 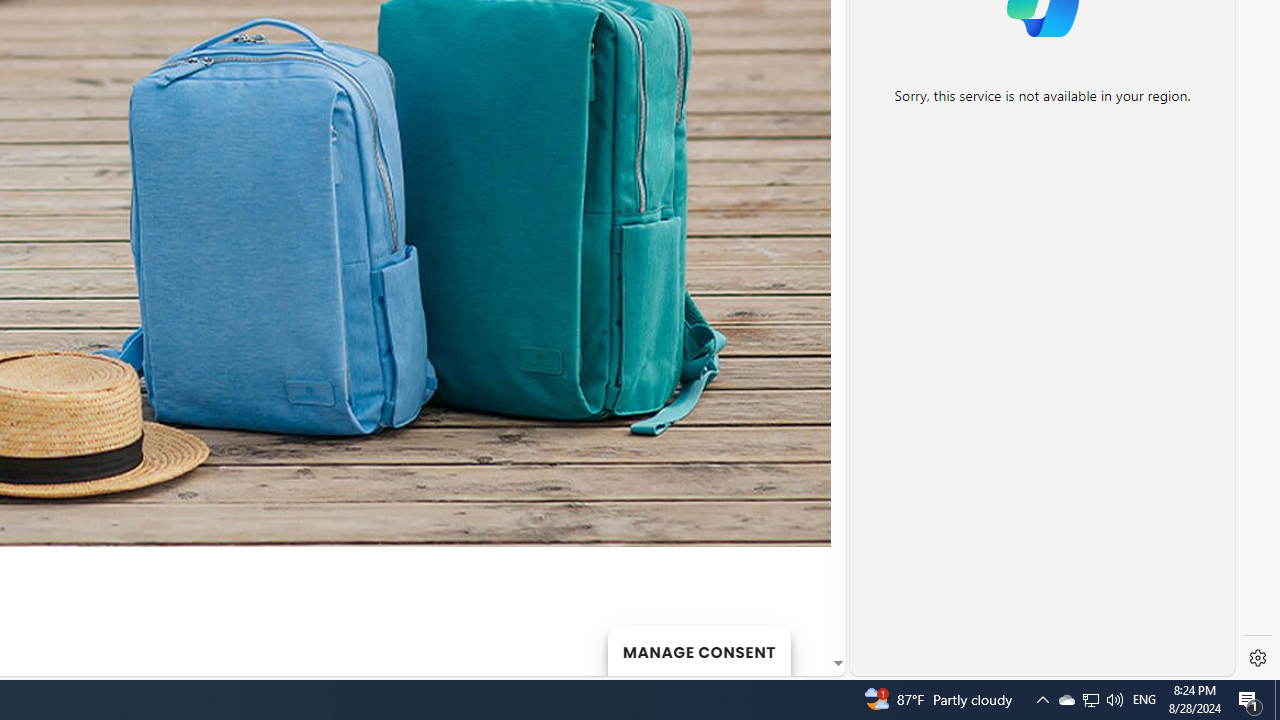 I want to click on 'MANAGE CONSENT', so click(x=698, y=650).